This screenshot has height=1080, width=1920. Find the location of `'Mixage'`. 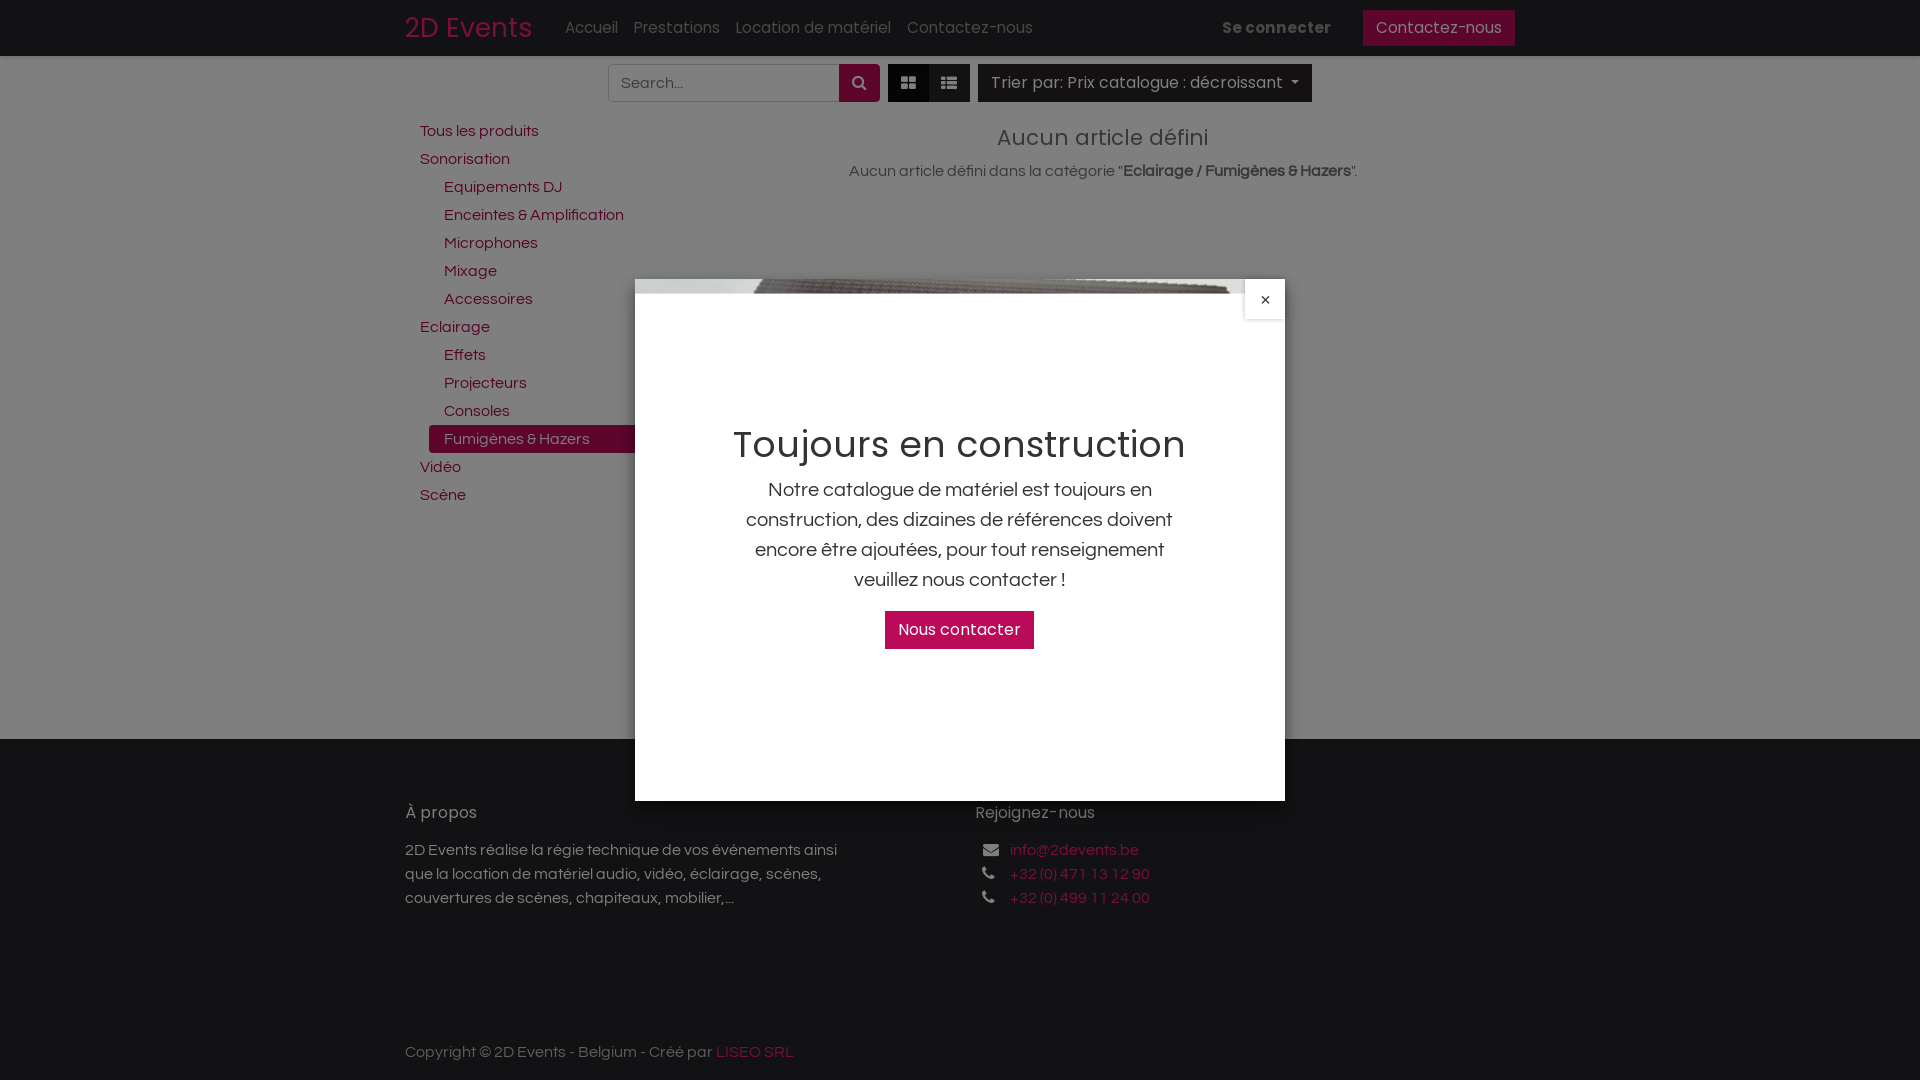

'Mixage' is located at coordinates (544, 270).